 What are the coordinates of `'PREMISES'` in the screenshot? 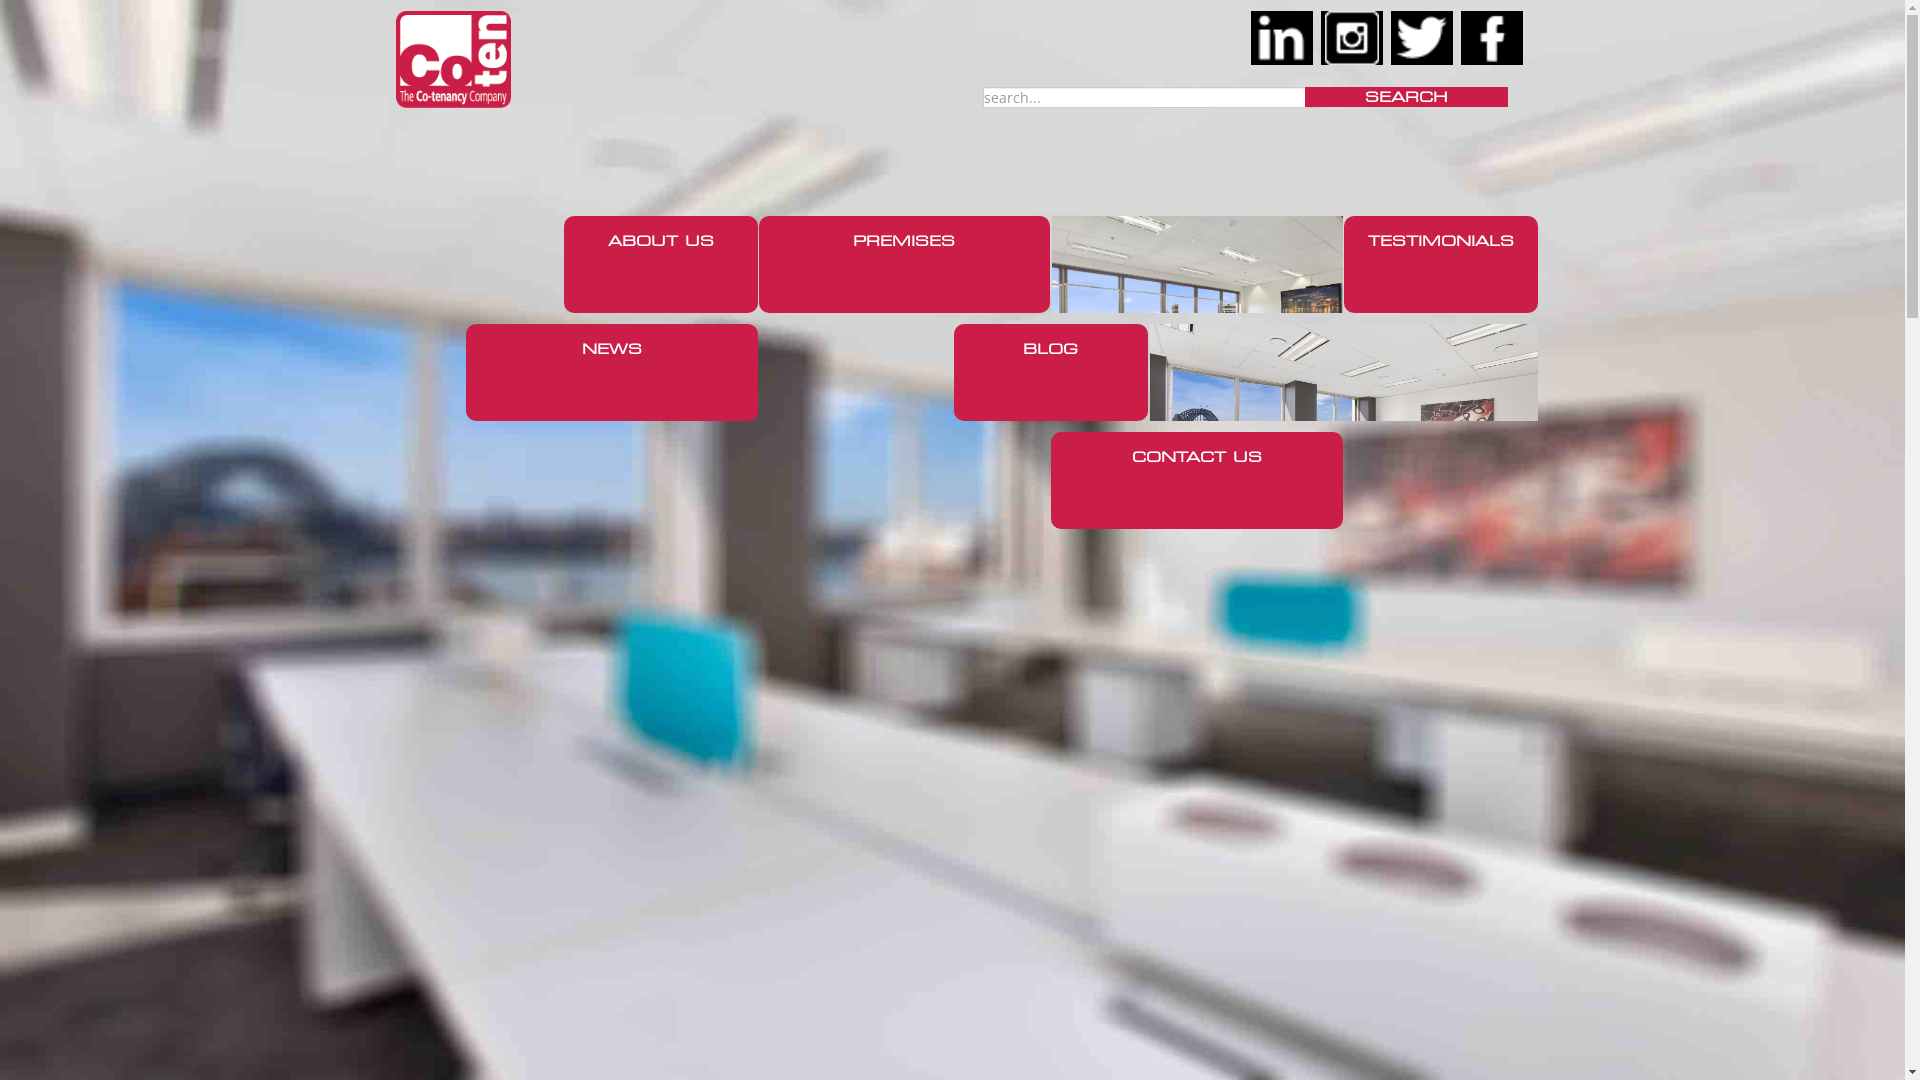 It's located at (902, 263).